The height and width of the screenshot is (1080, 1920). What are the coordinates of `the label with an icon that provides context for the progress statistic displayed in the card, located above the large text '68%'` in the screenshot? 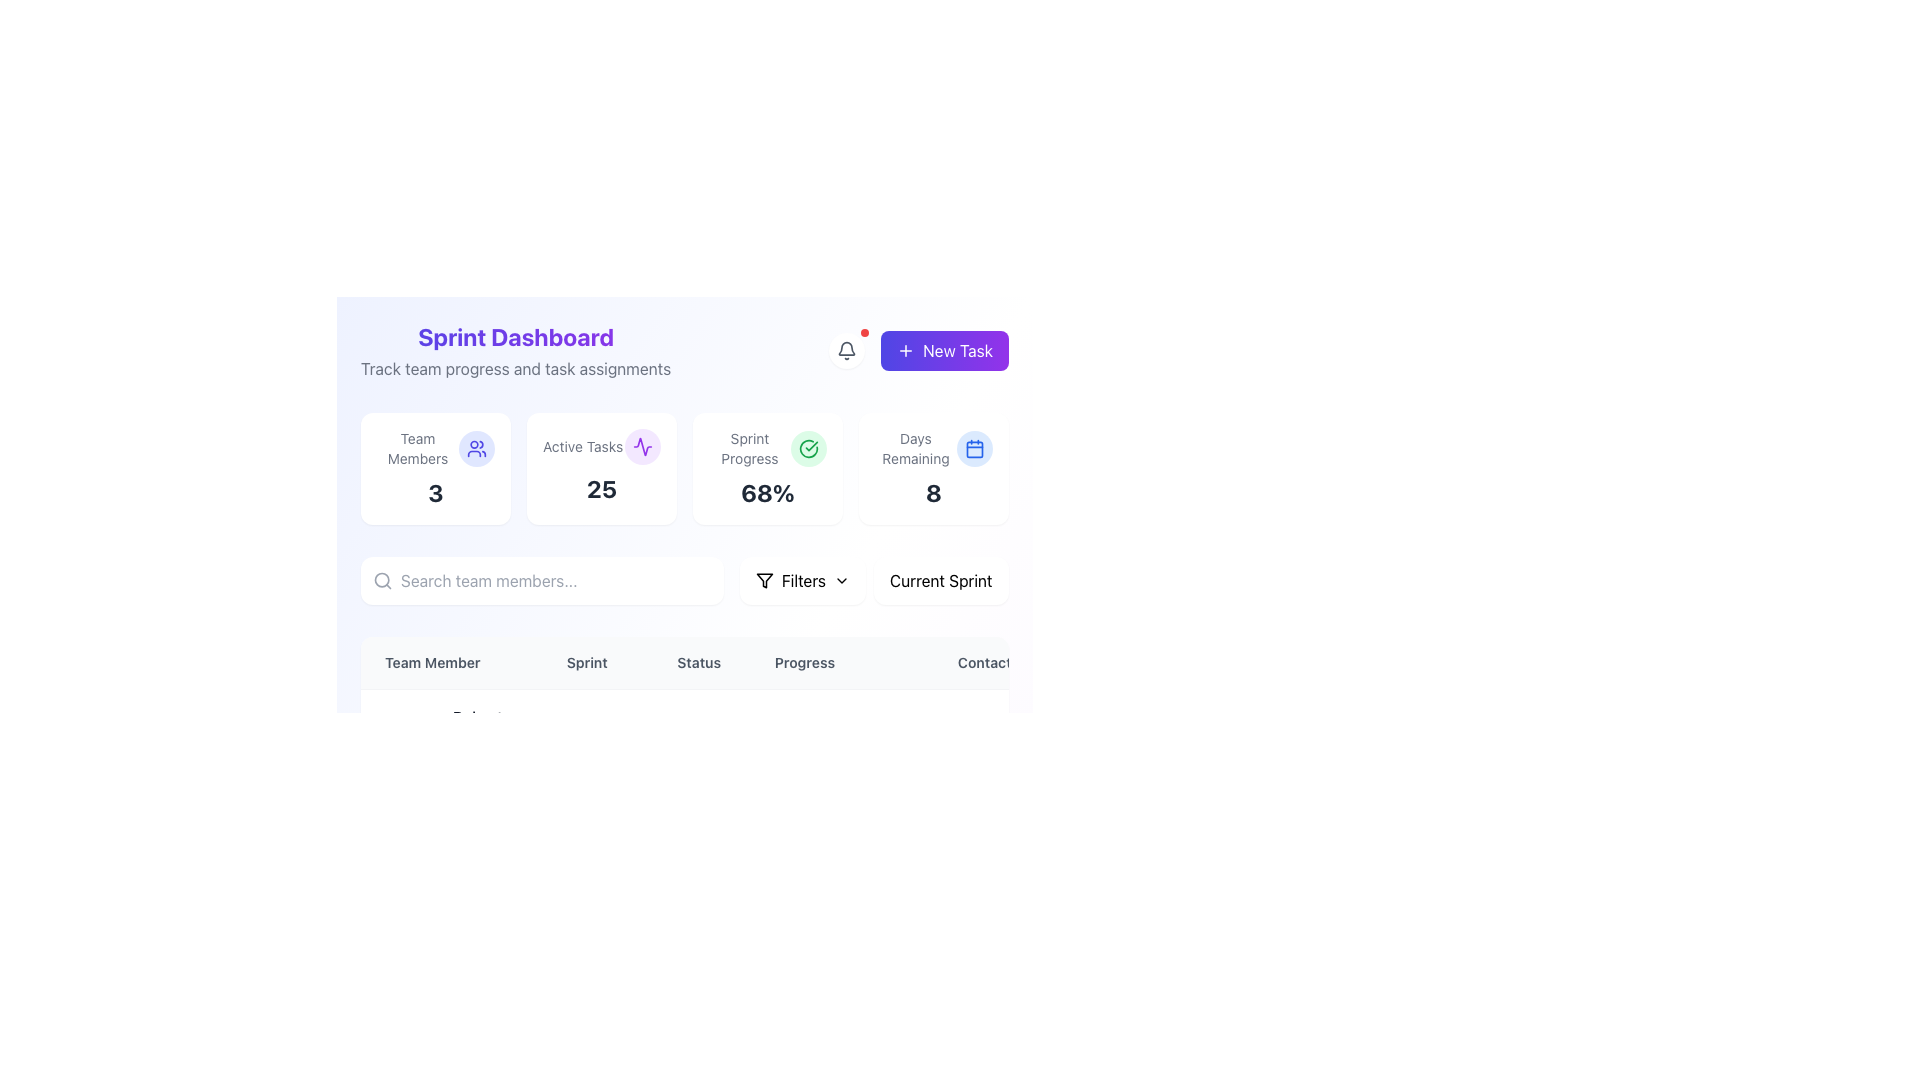 It's located at (767, 447).